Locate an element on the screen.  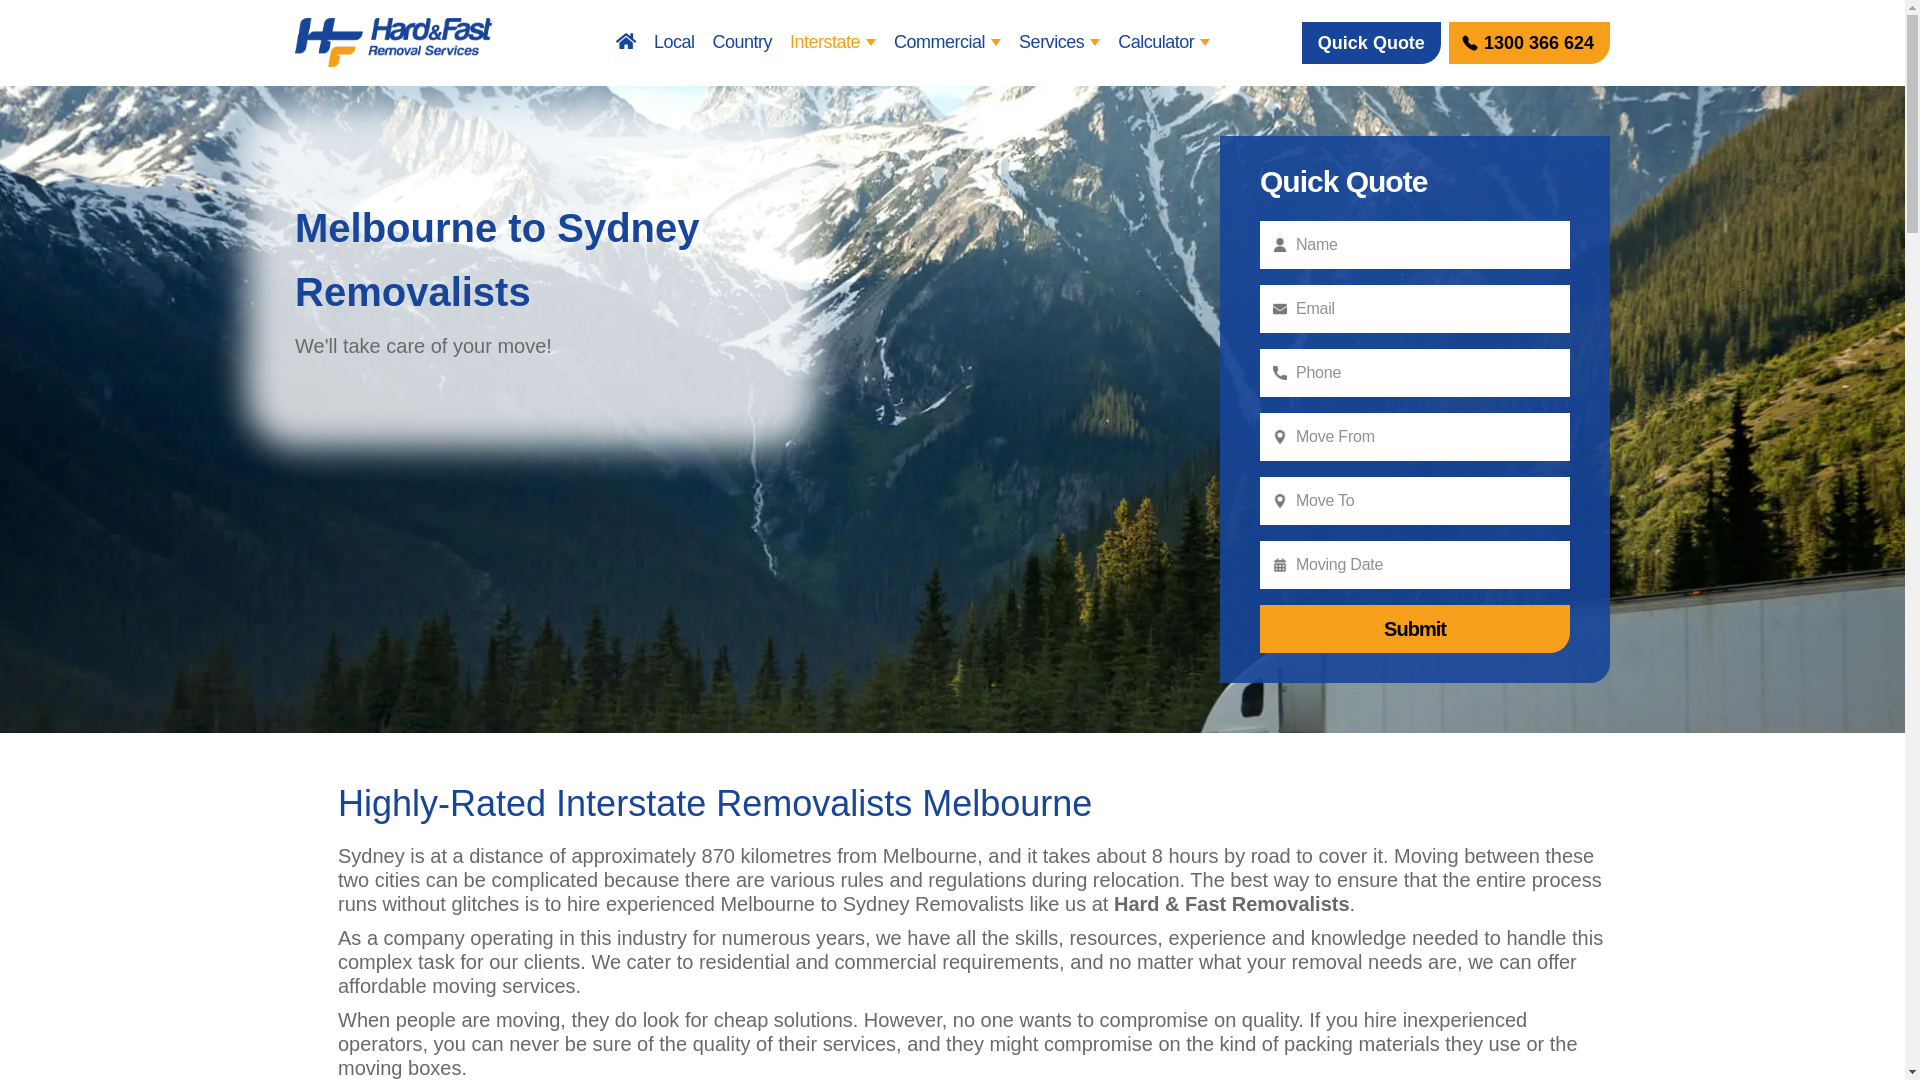
'Services' is located at coordinates (1018, 42).